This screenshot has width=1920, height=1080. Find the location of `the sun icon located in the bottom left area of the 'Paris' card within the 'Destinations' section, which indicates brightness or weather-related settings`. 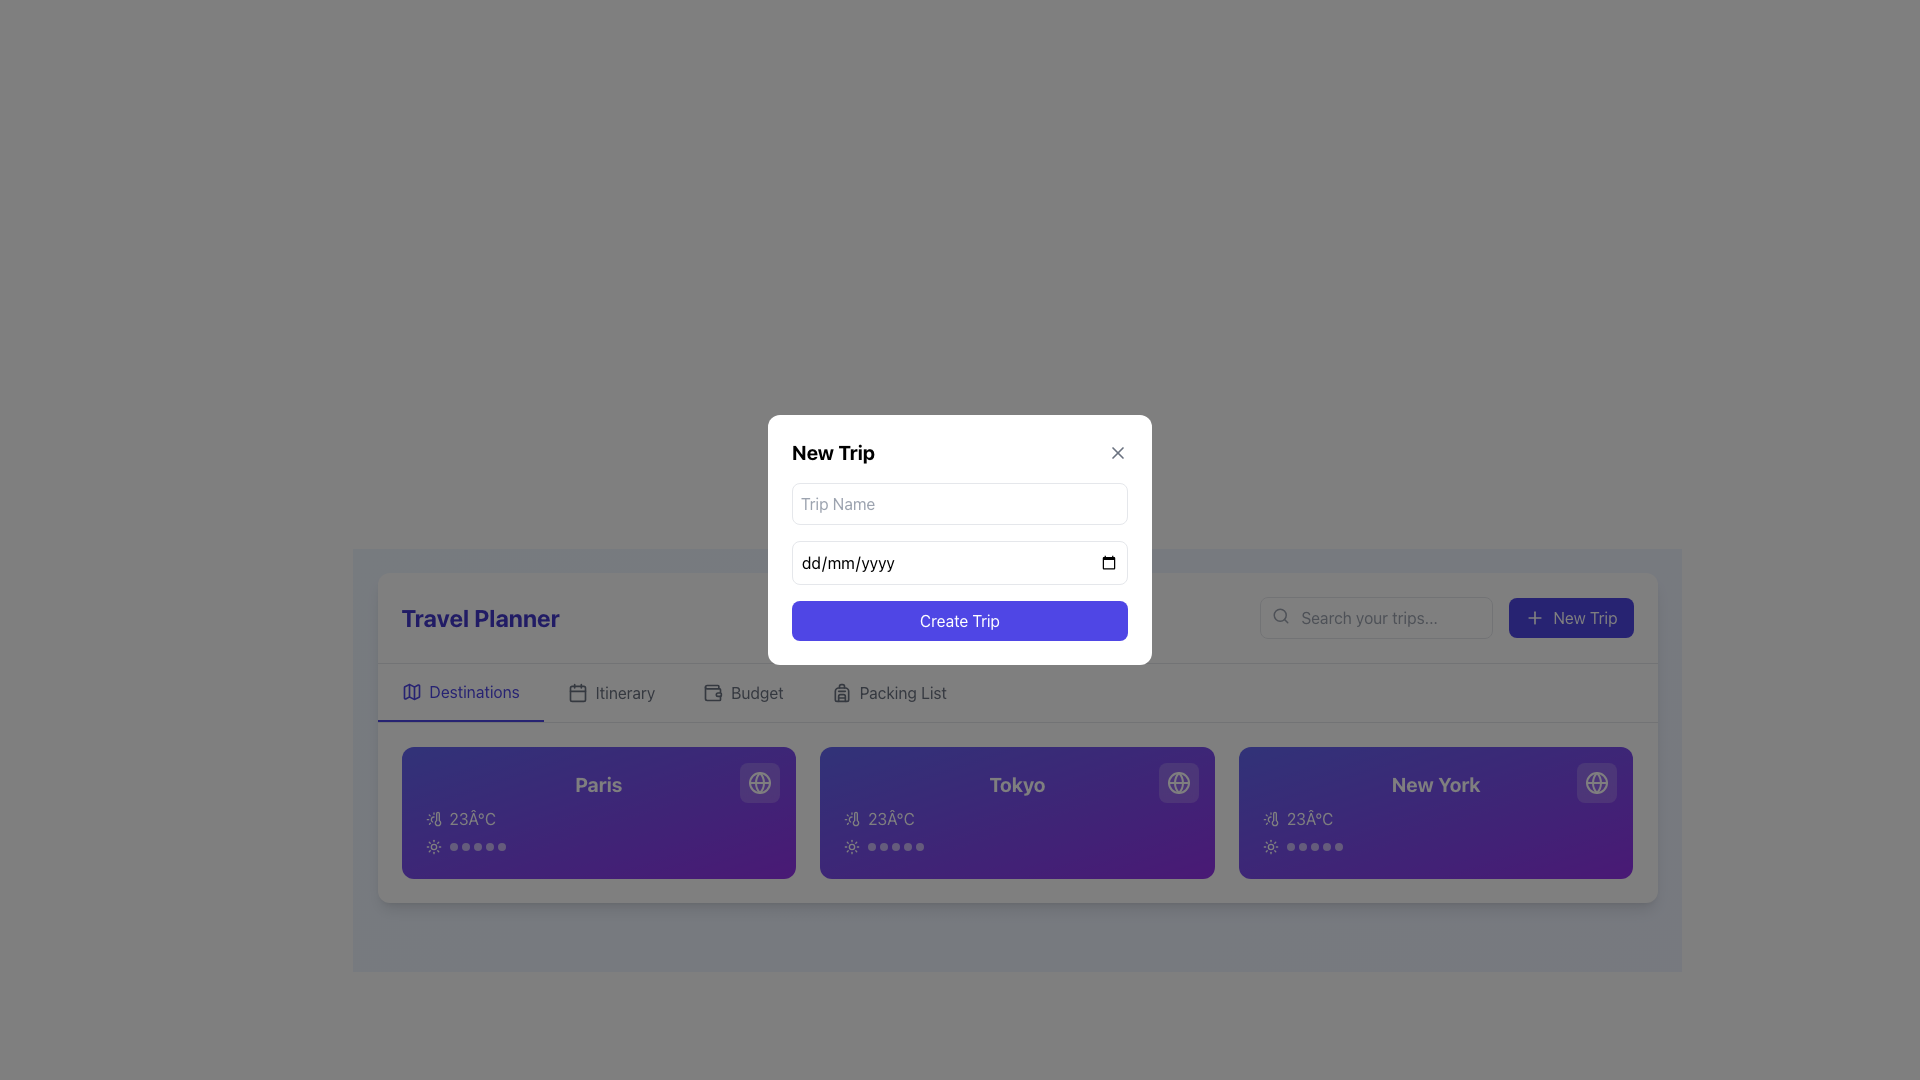

the sun icon located in the bottom left area of the 'Paris' card within the 'Destinations' section, which indicates brightness or weather-related settings is located at coordinates (432, 847).